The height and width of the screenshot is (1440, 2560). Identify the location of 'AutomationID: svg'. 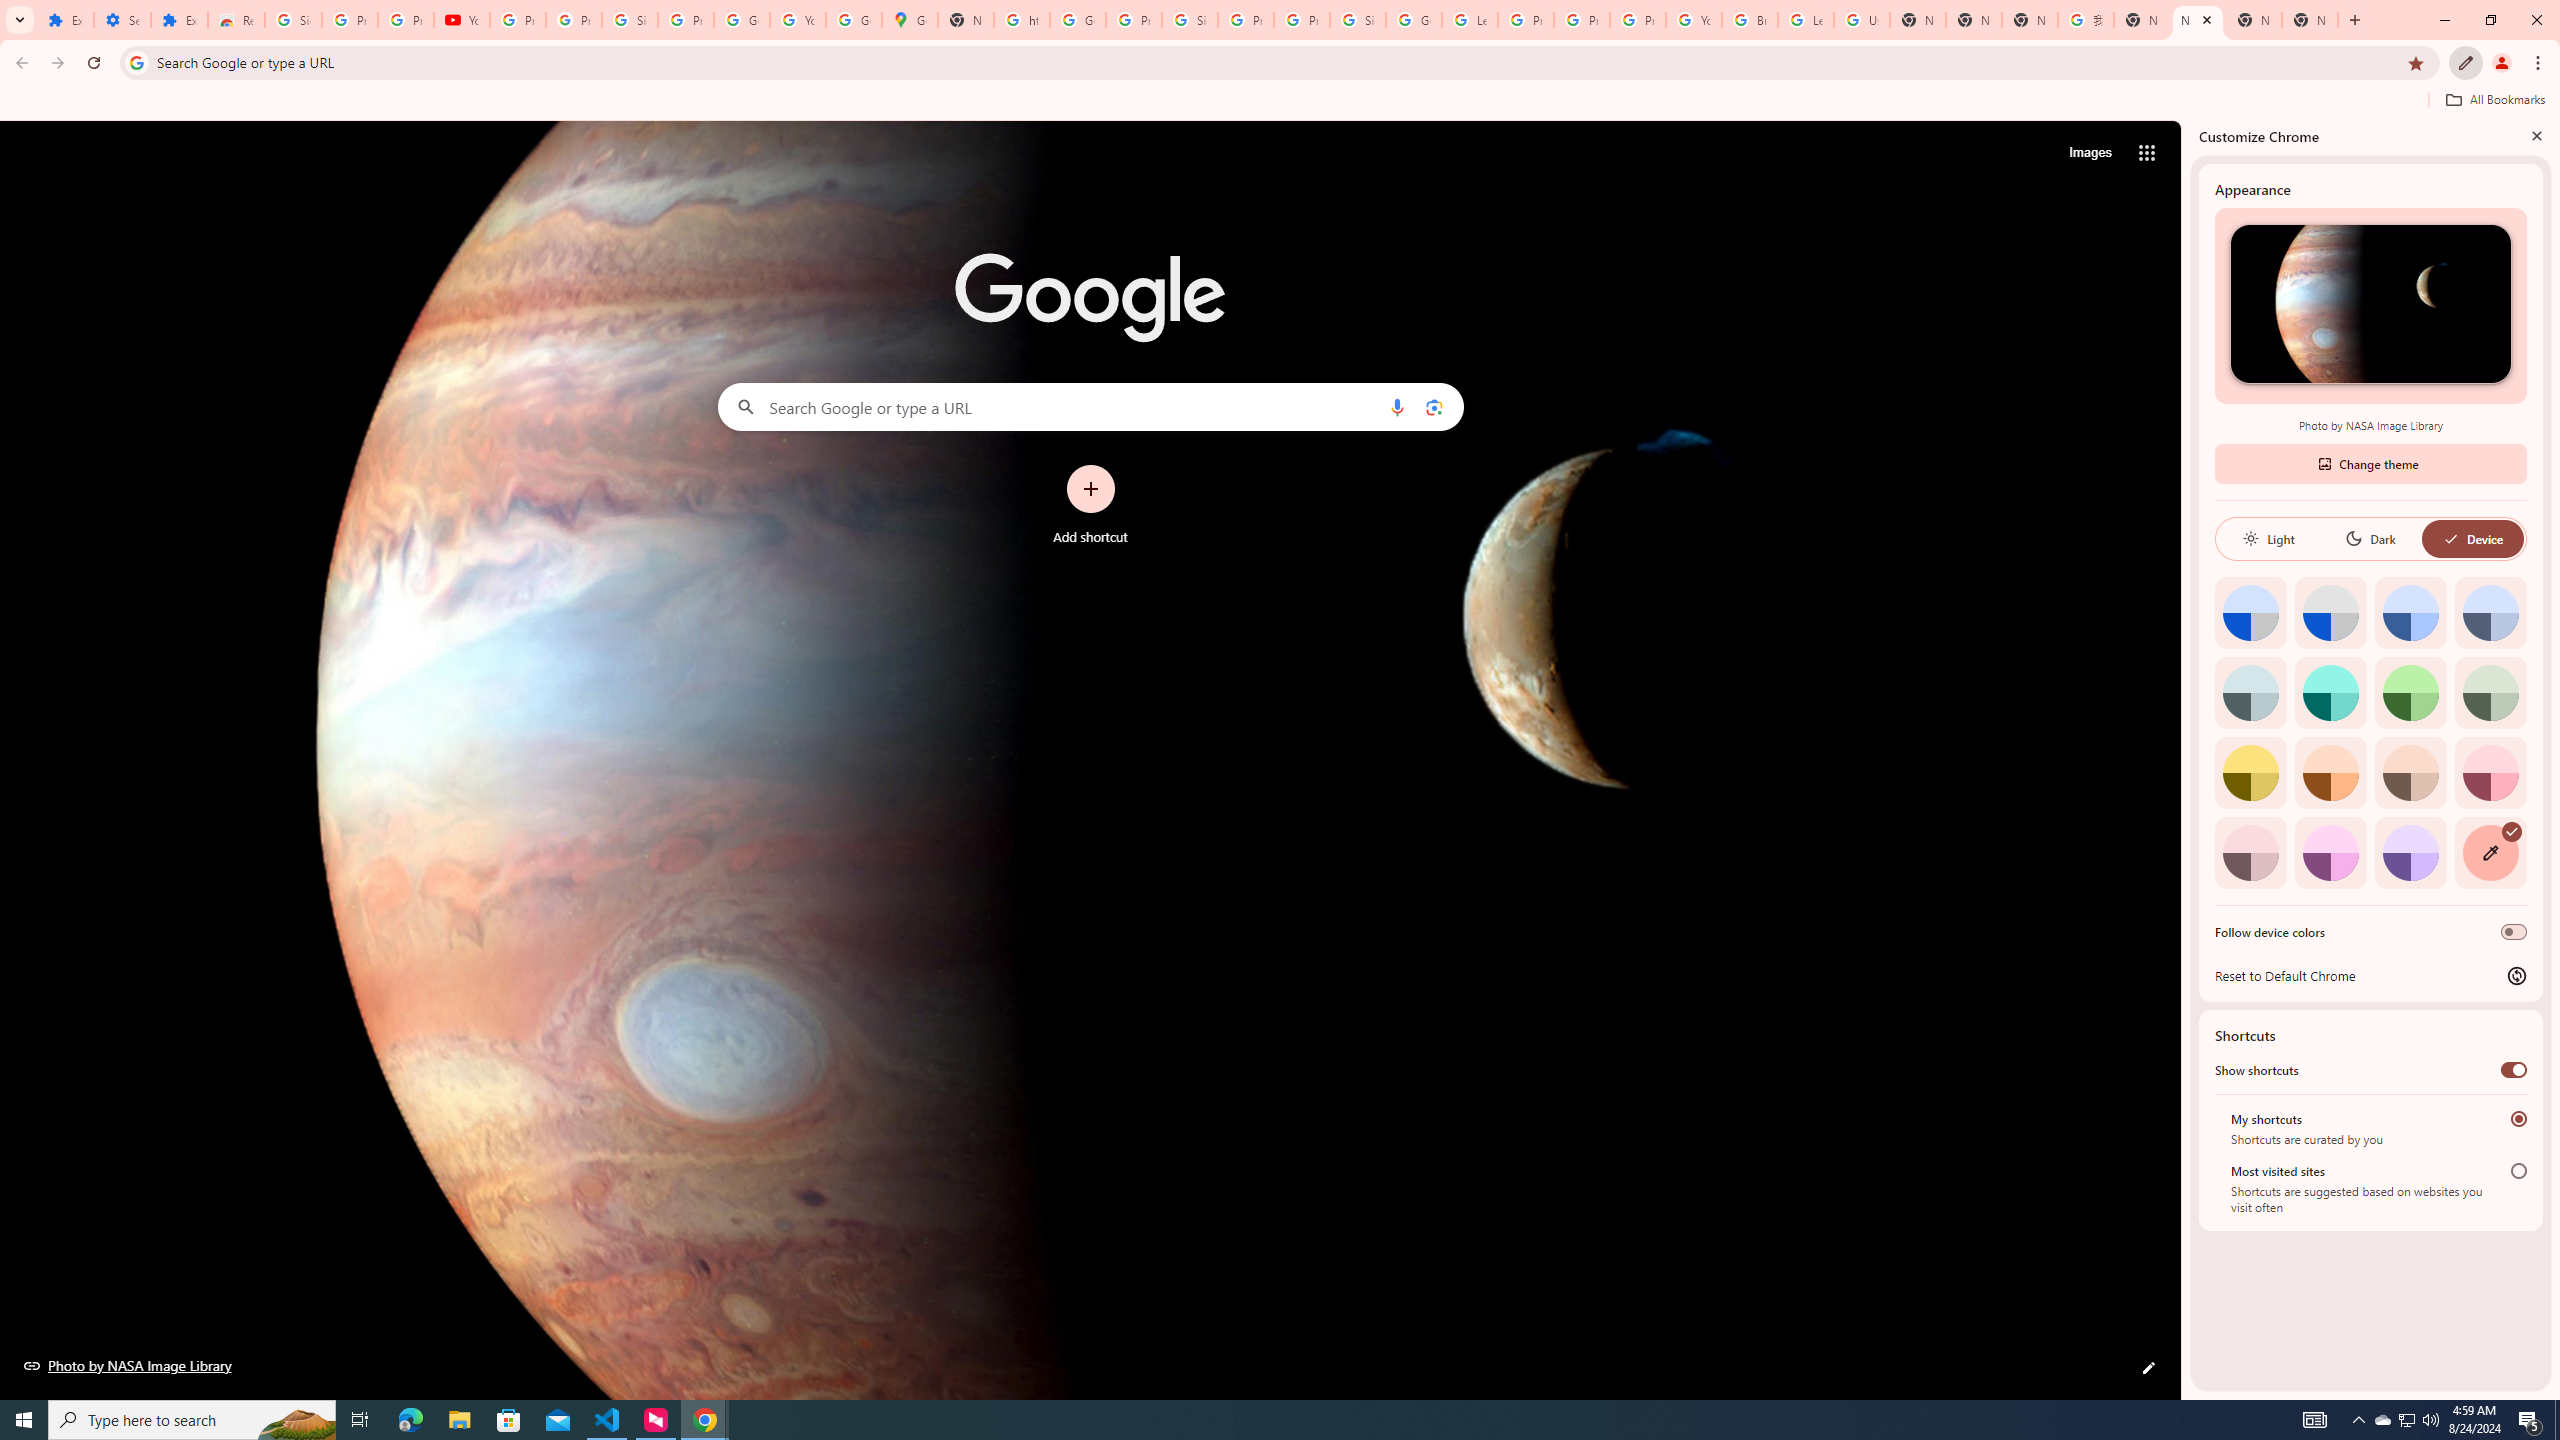
(2511, 831).